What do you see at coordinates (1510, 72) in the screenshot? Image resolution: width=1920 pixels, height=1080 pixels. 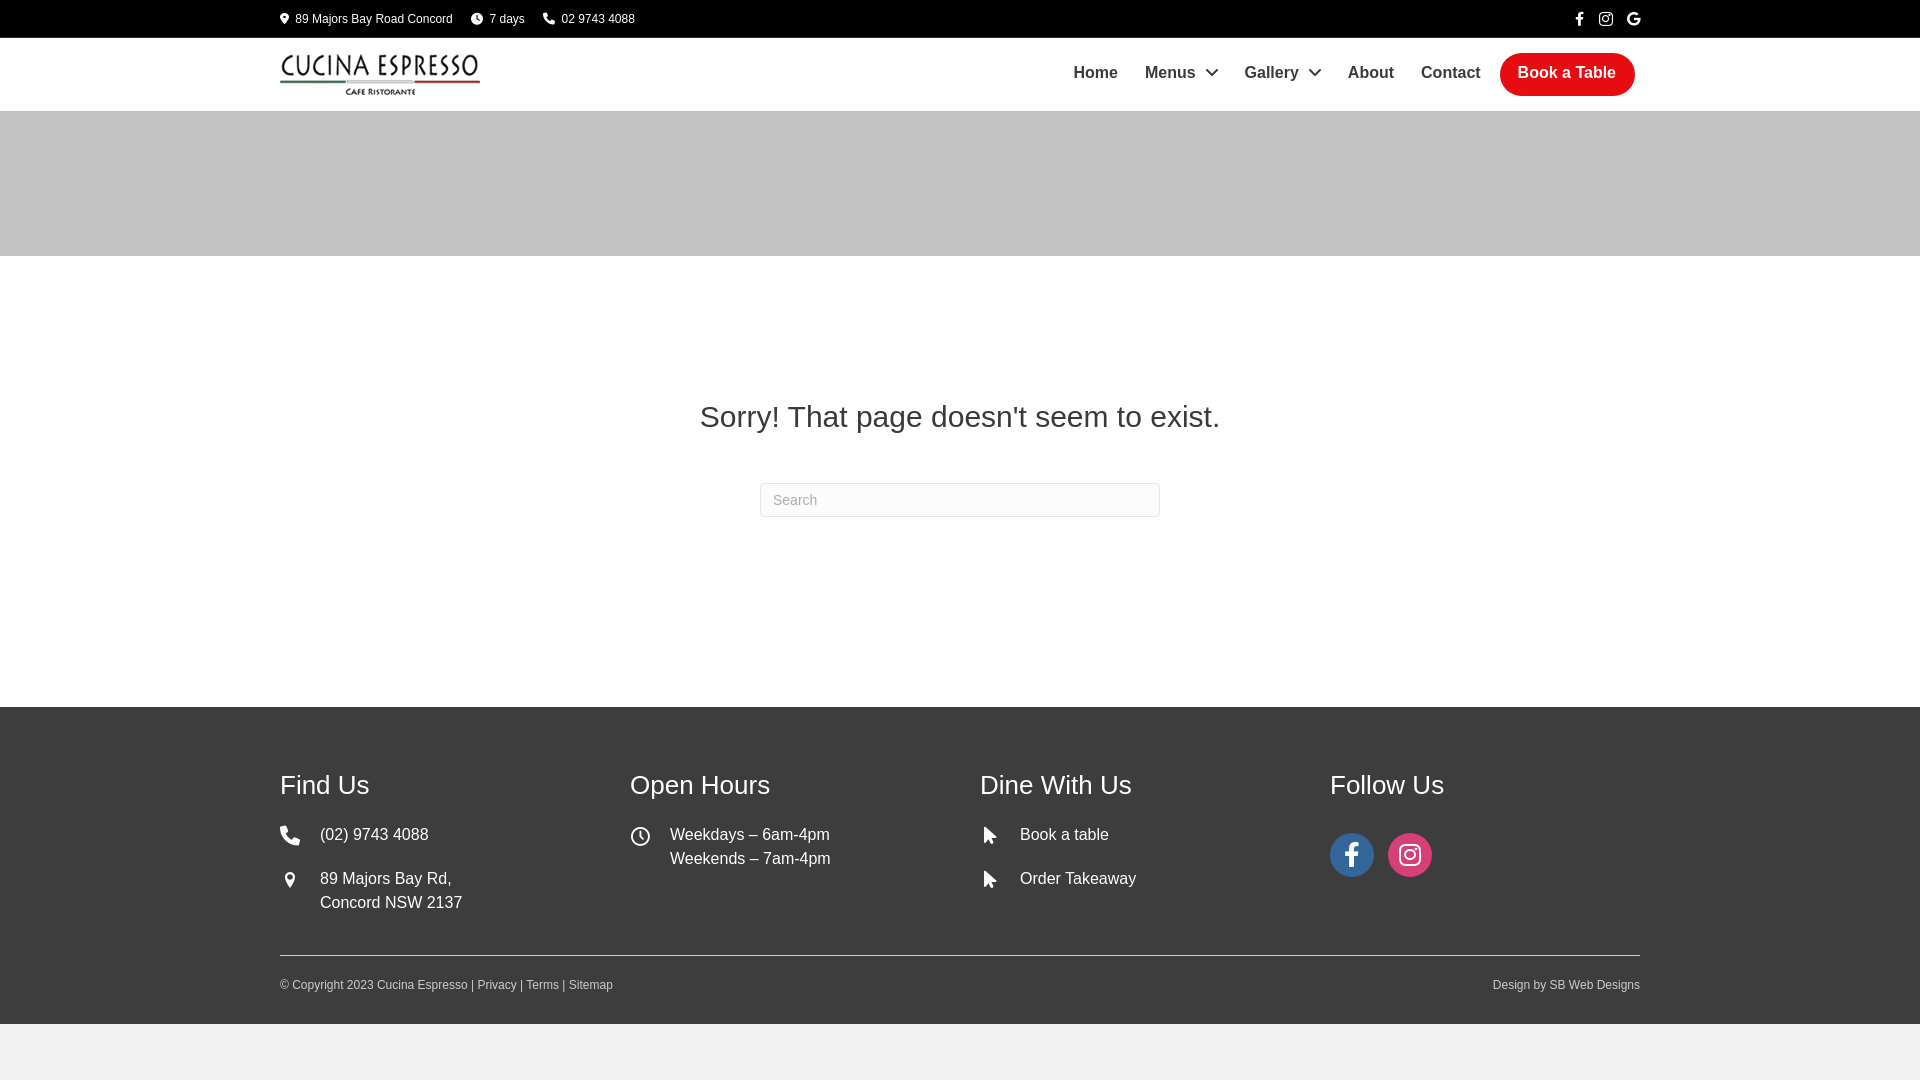 I see `'Book a Table'` at bounding box center [1510, 72].